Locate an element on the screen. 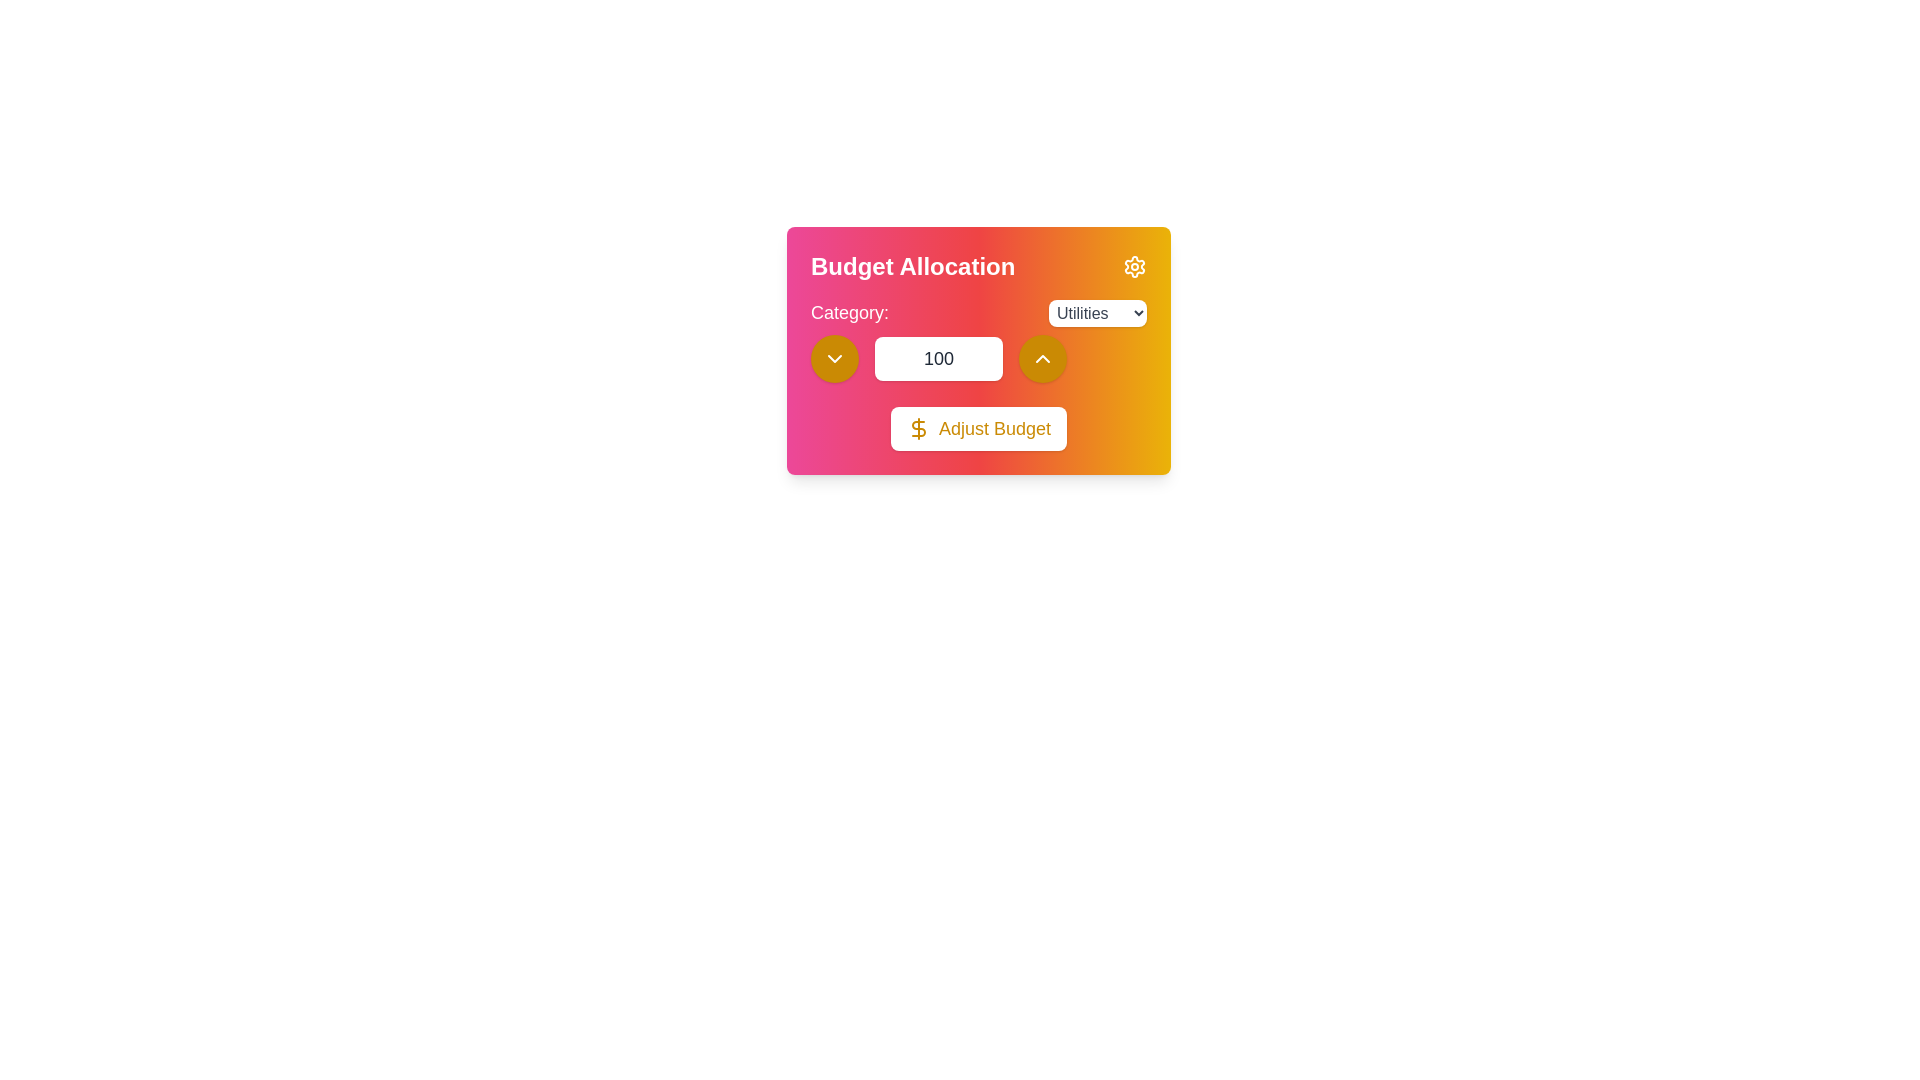 The image size is (1920, 1080). the settings icon button located in the top-right corner of the 'Budget Allocation' section is located at coordinates (1134, 265).